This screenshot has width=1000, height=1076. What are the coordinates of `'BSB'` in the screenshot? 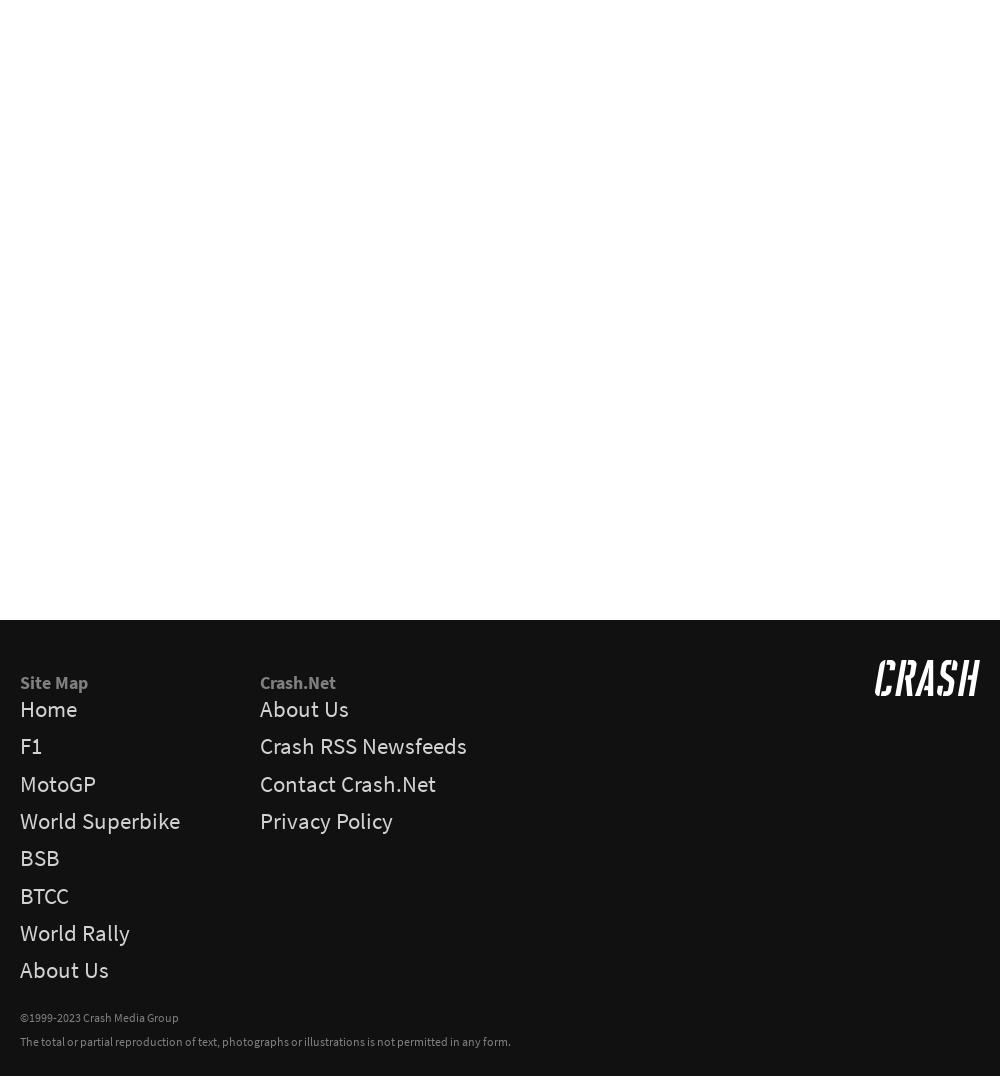 It's located at (40, 858).